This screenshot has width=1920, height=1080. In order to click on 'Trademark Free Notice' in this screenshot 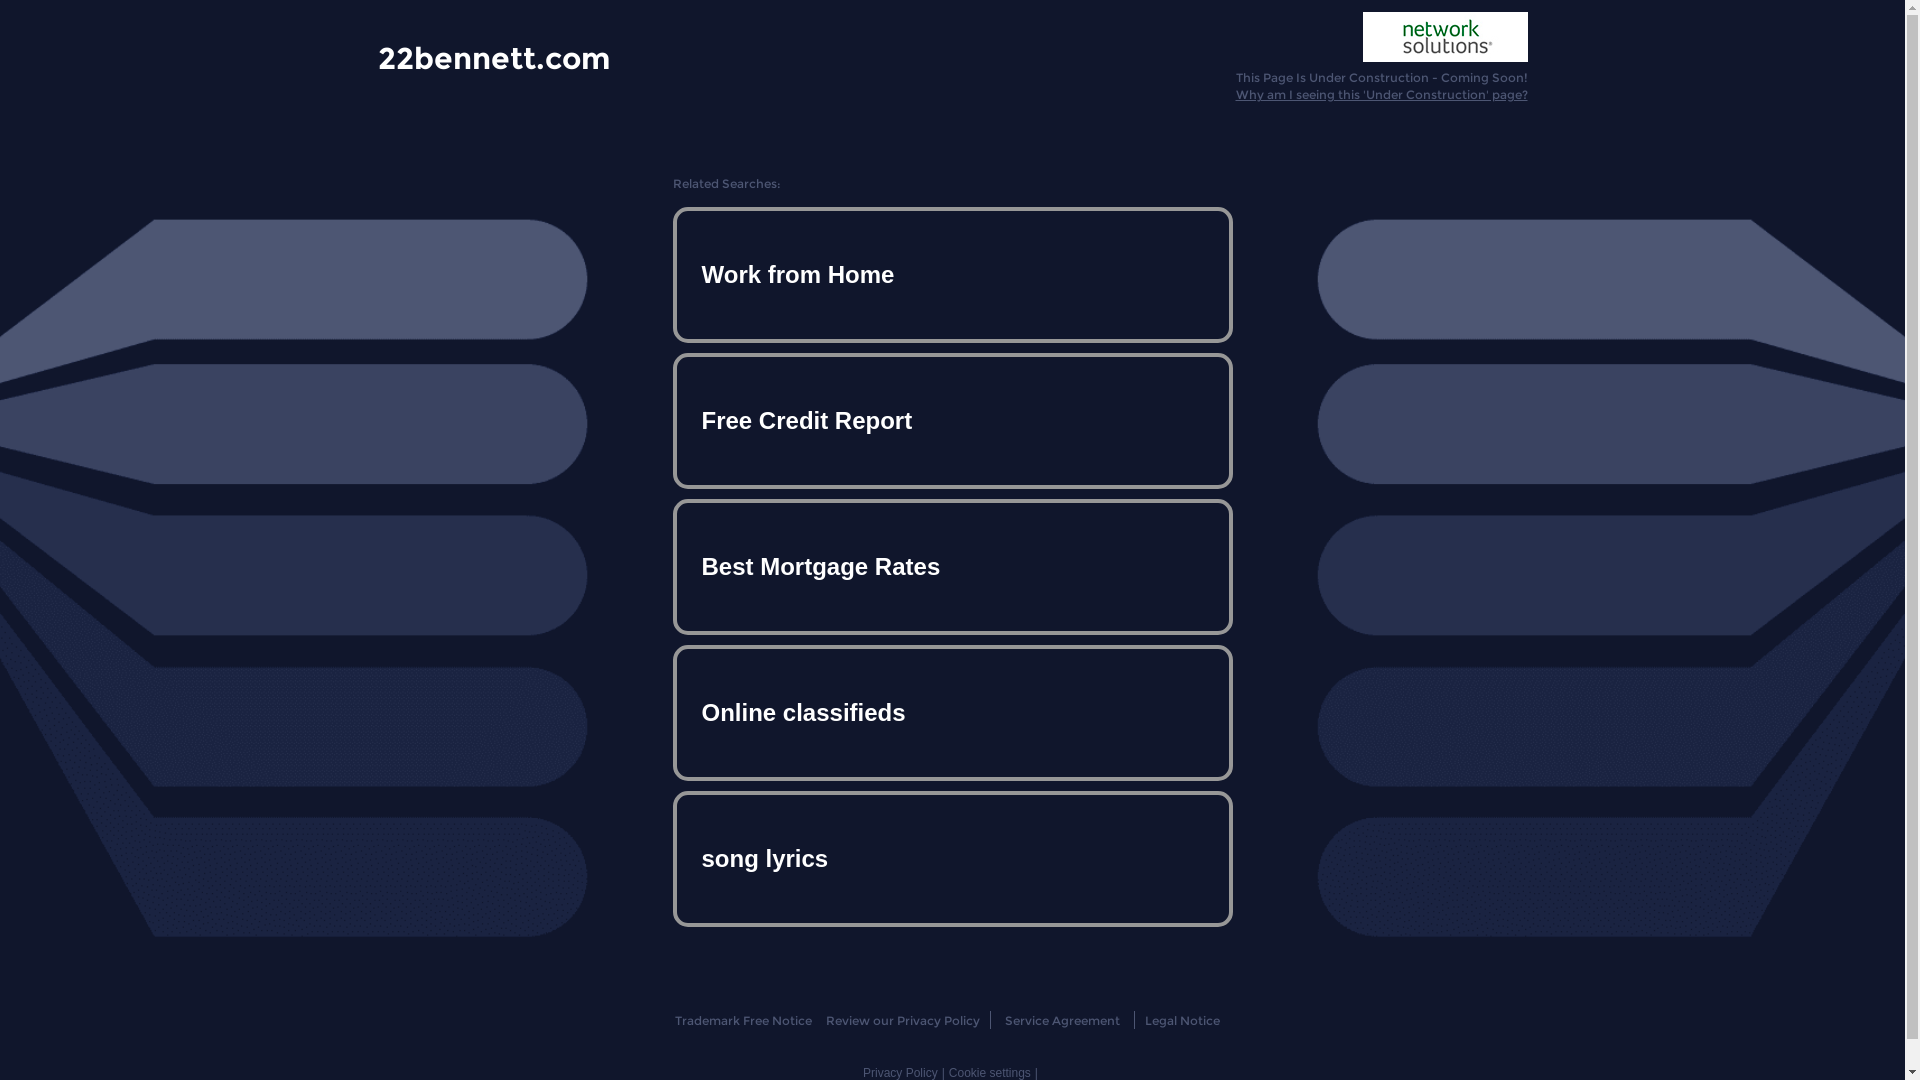, I will do `click(675, 1020)`.